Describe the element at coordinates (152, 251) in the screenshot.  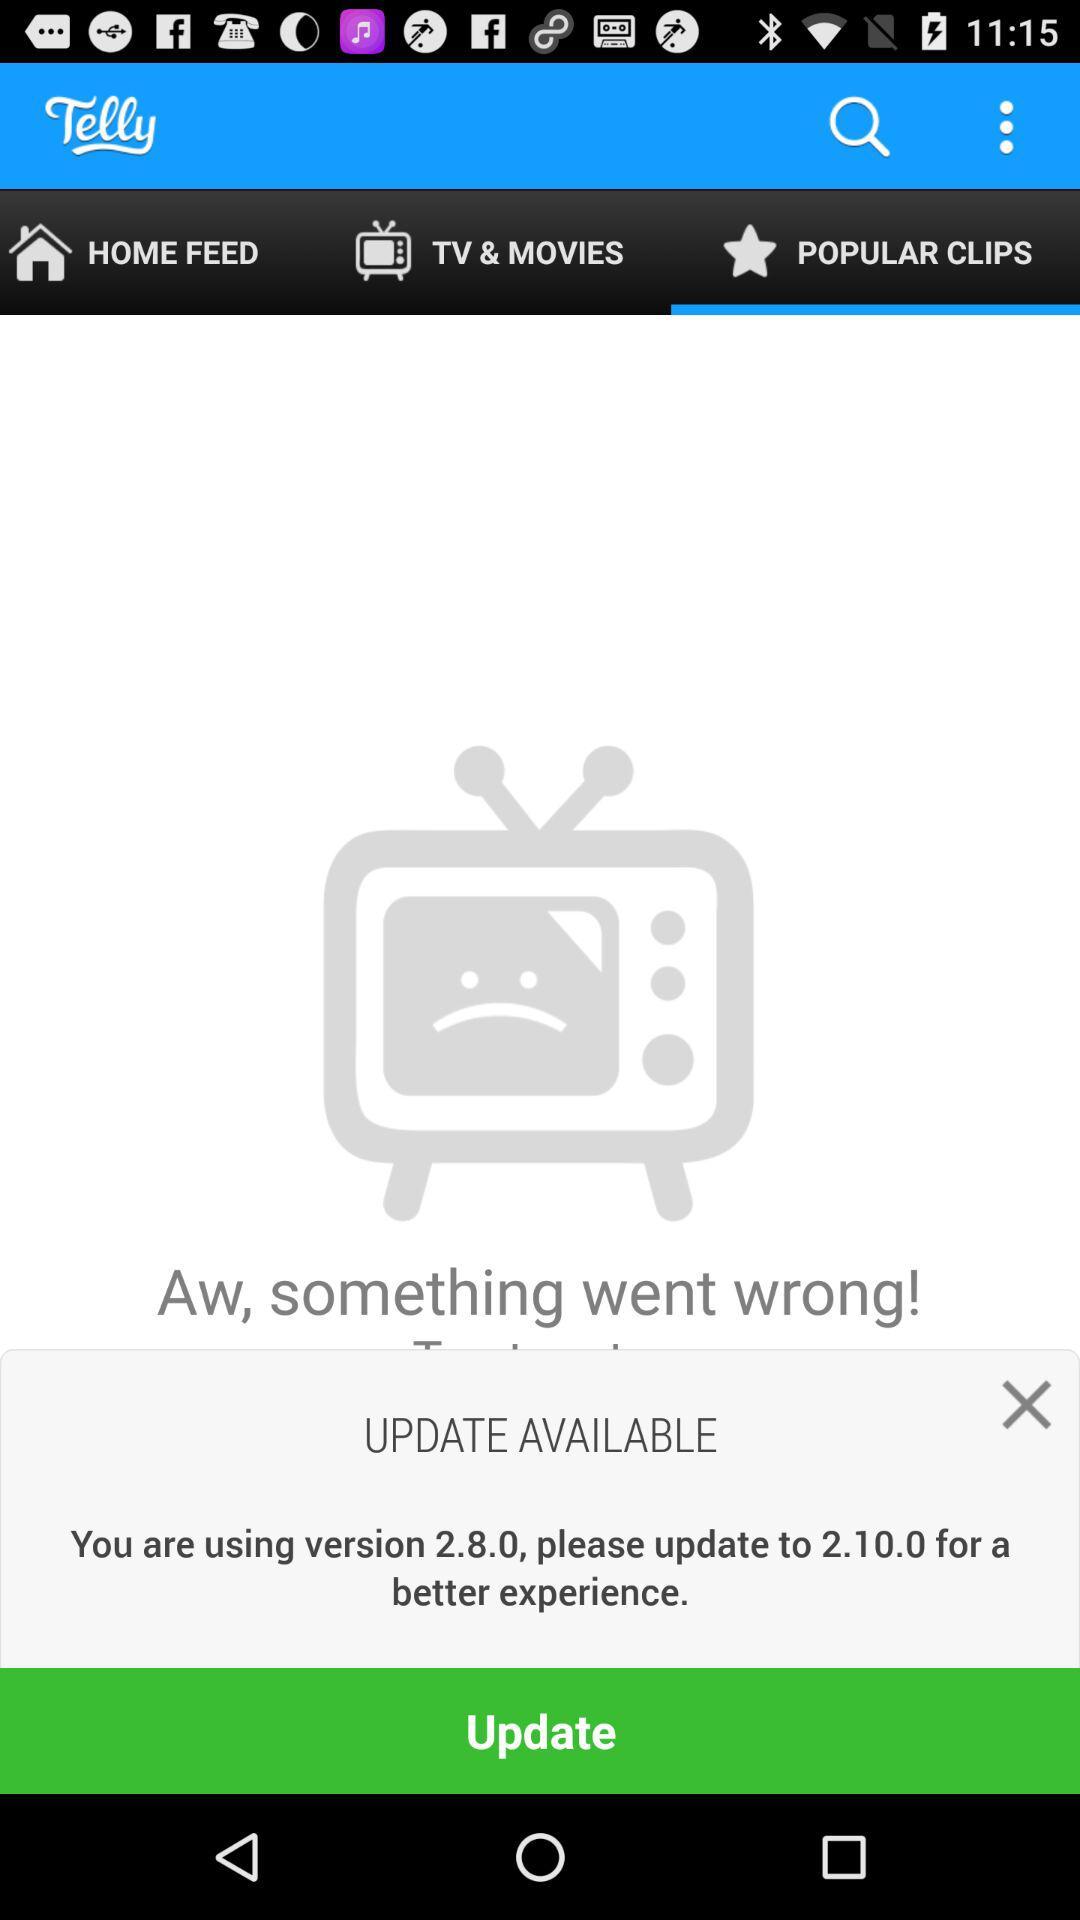
I see `icon above the aw something went icon` at that location.